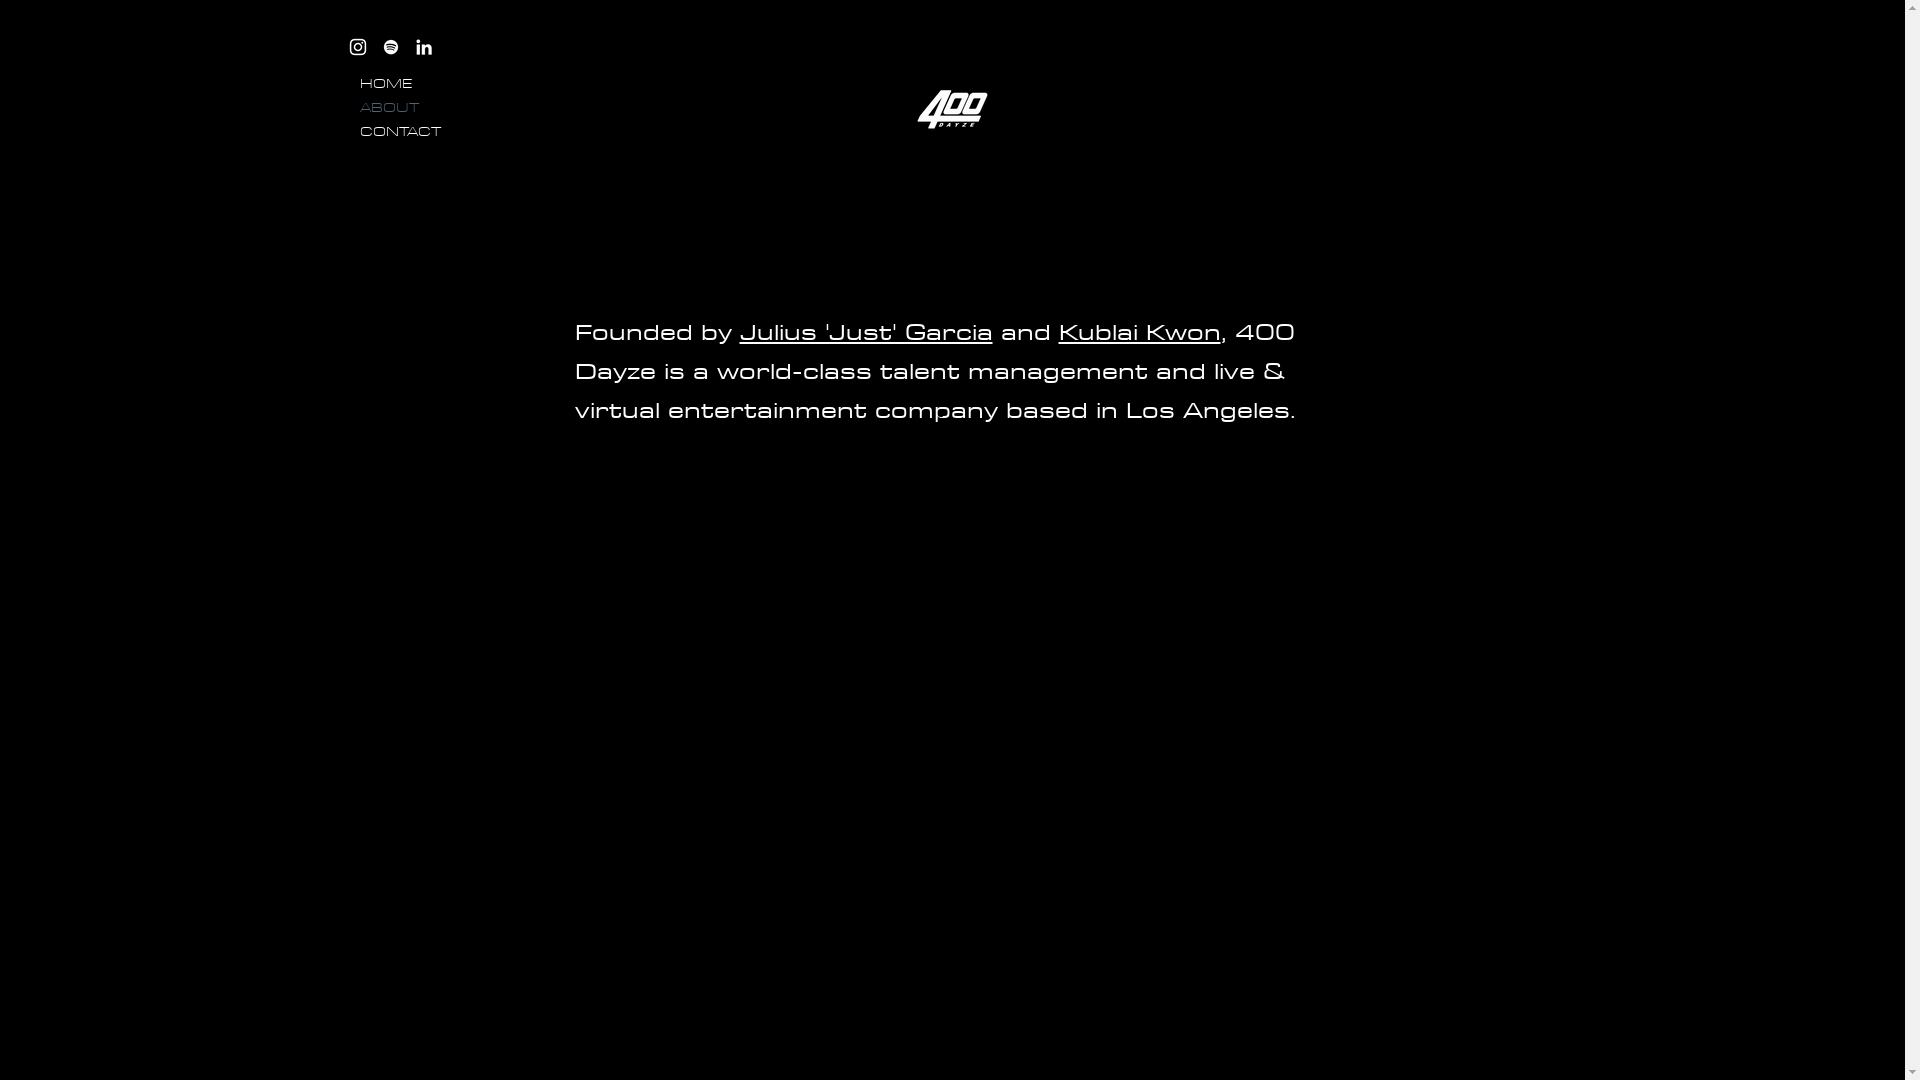 The width and height of the screenshot is (1920, 1080). I want to click on 'Kublai Kwon', so click(1138, 330).